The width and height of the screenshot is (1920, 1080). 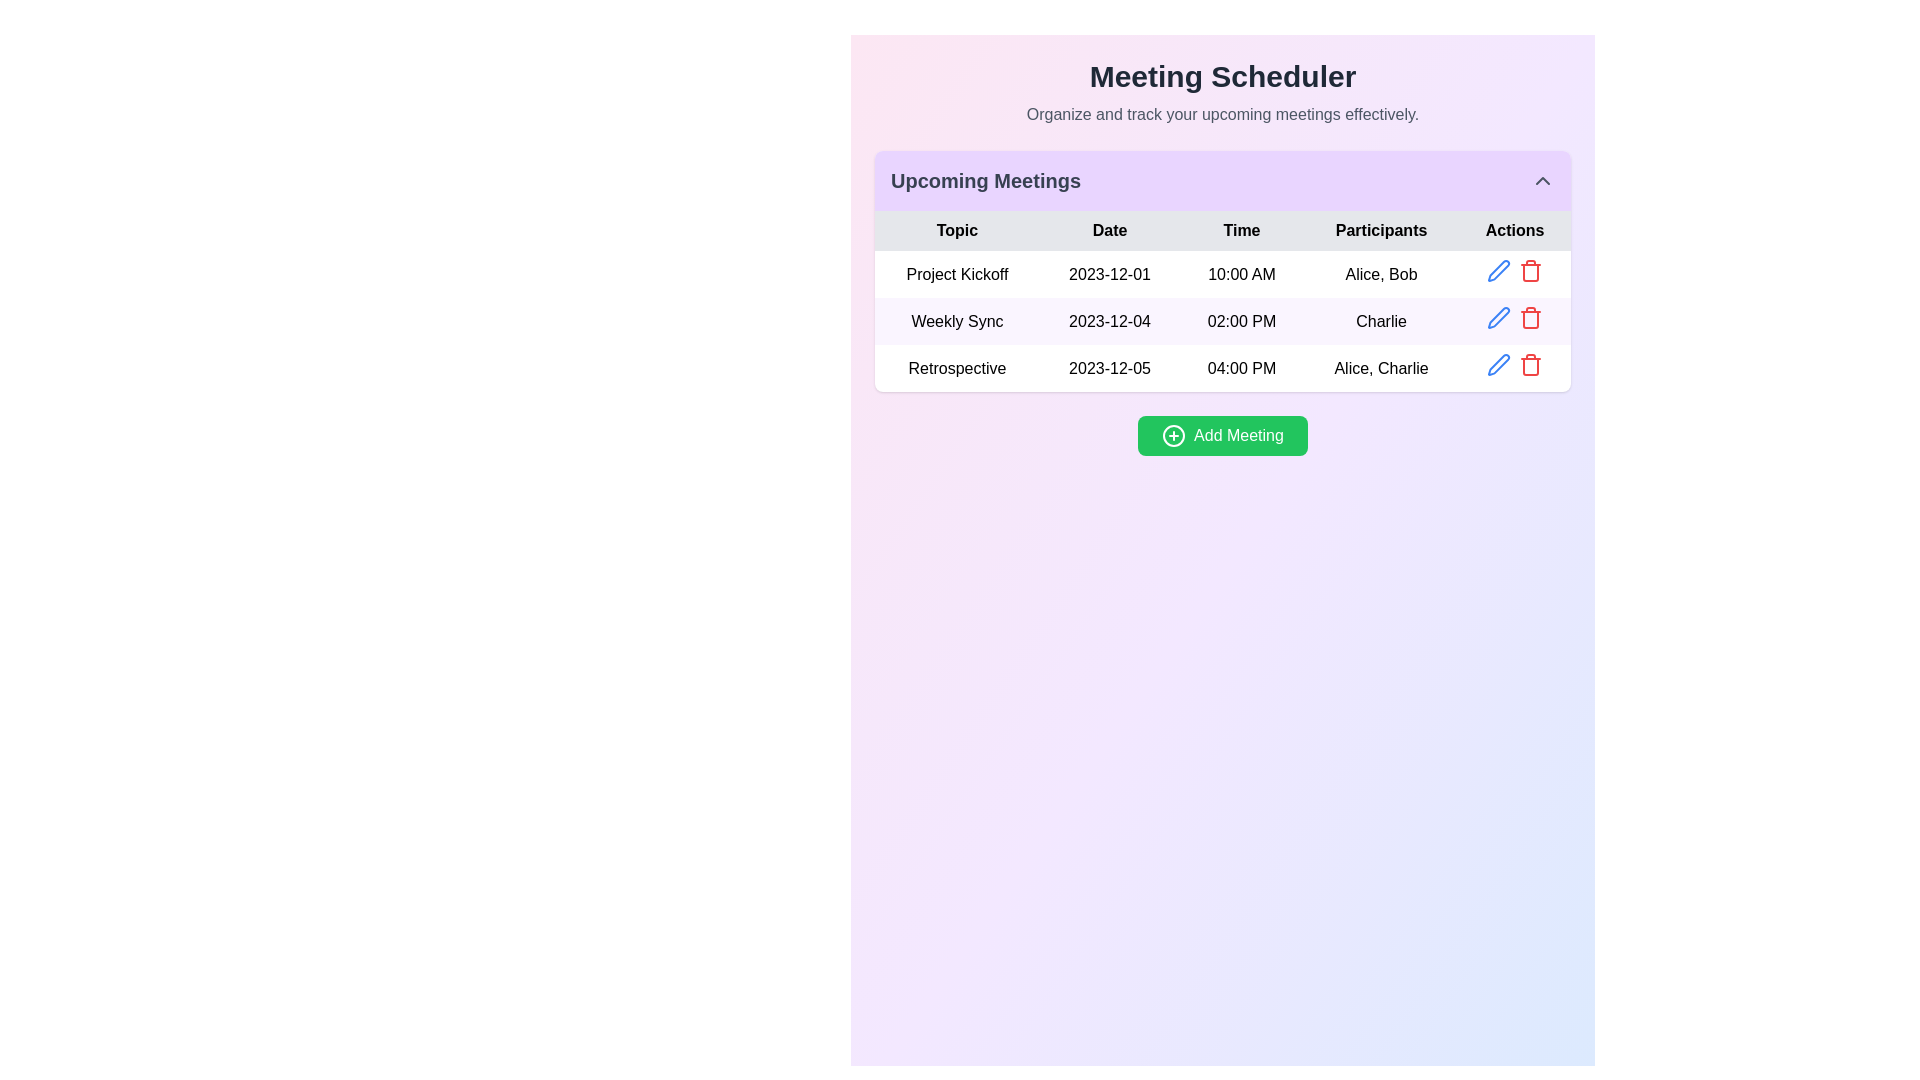 What do you see at coordinates (1380, 368) in the screenshot?
I see `the text element displaying 'Alice, Charlie' in the 'Participants' column of the 'Retrospective' row in the table under 'Upcoming Meetings'` at bounding box center [1380, 368].